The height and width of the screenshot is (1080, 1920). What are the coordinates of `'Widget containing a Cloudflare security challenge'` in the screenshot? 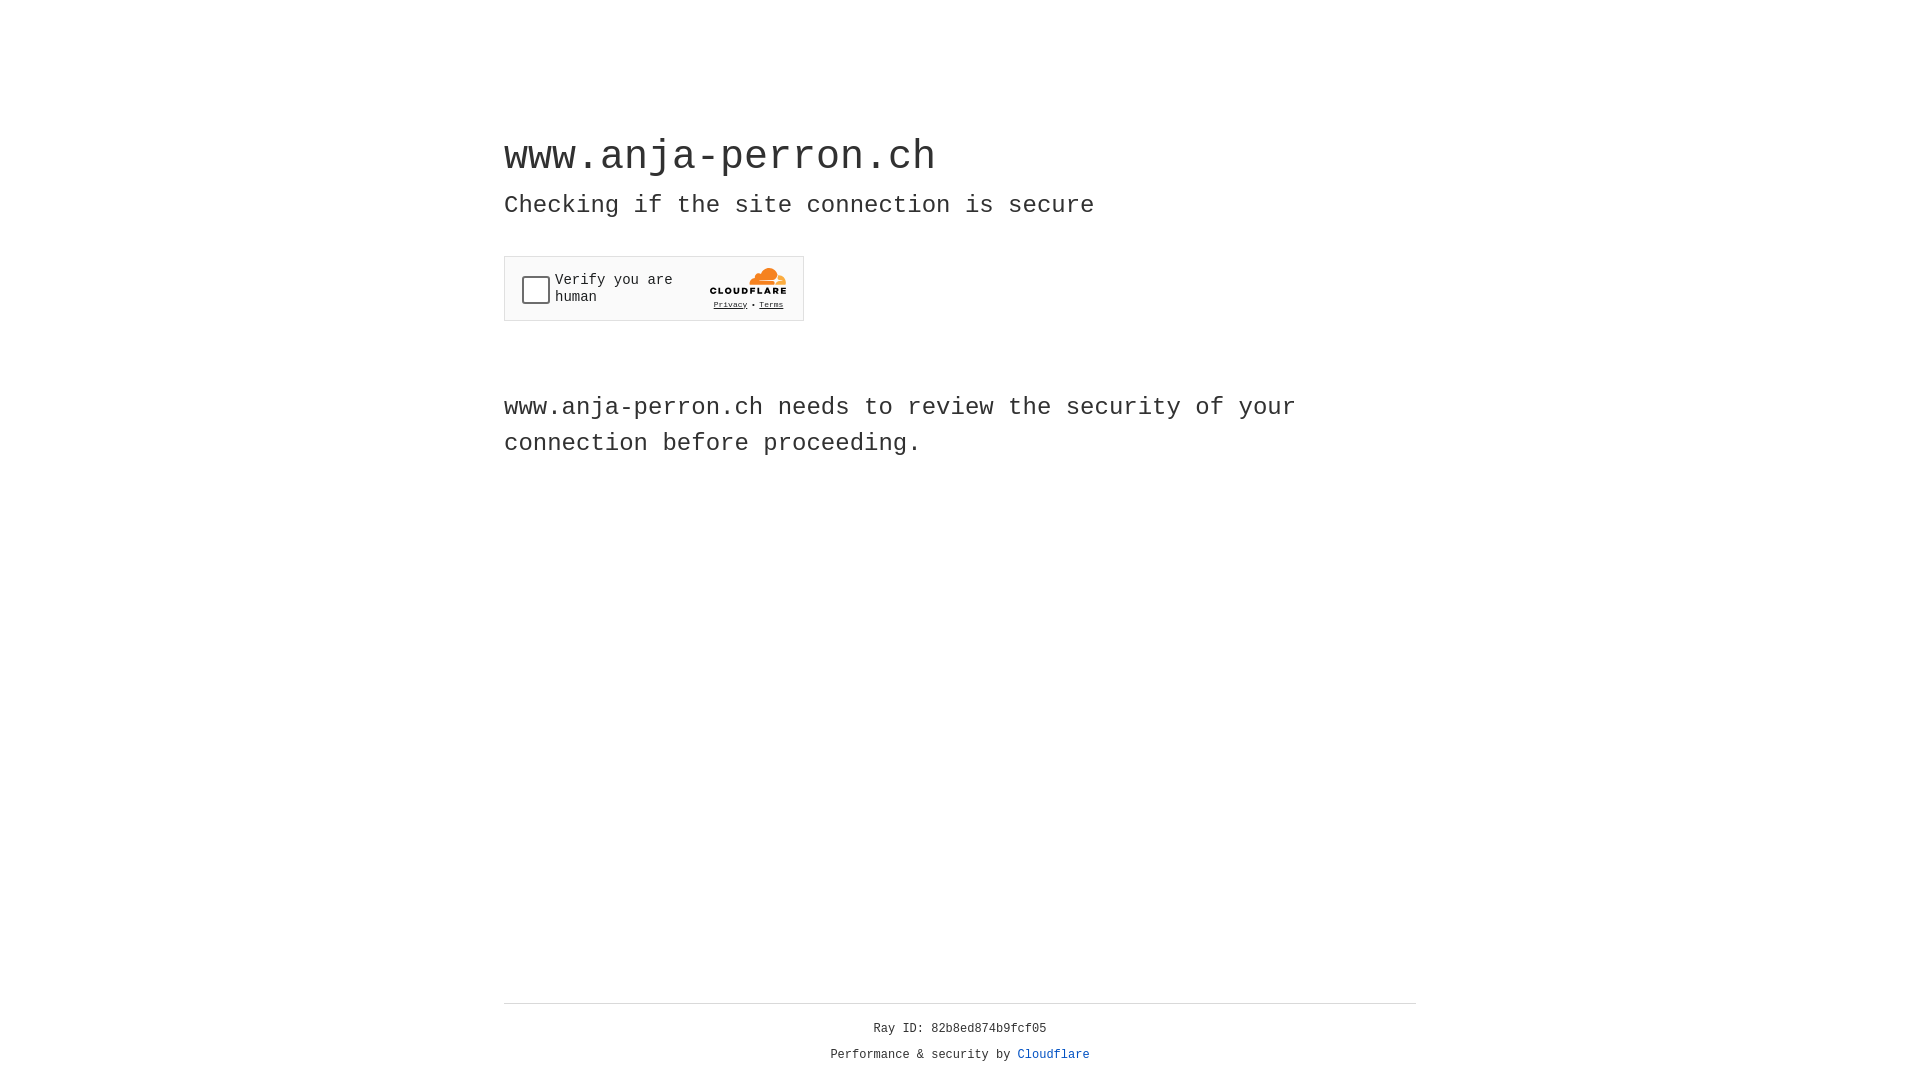 It's located at (653, 288).